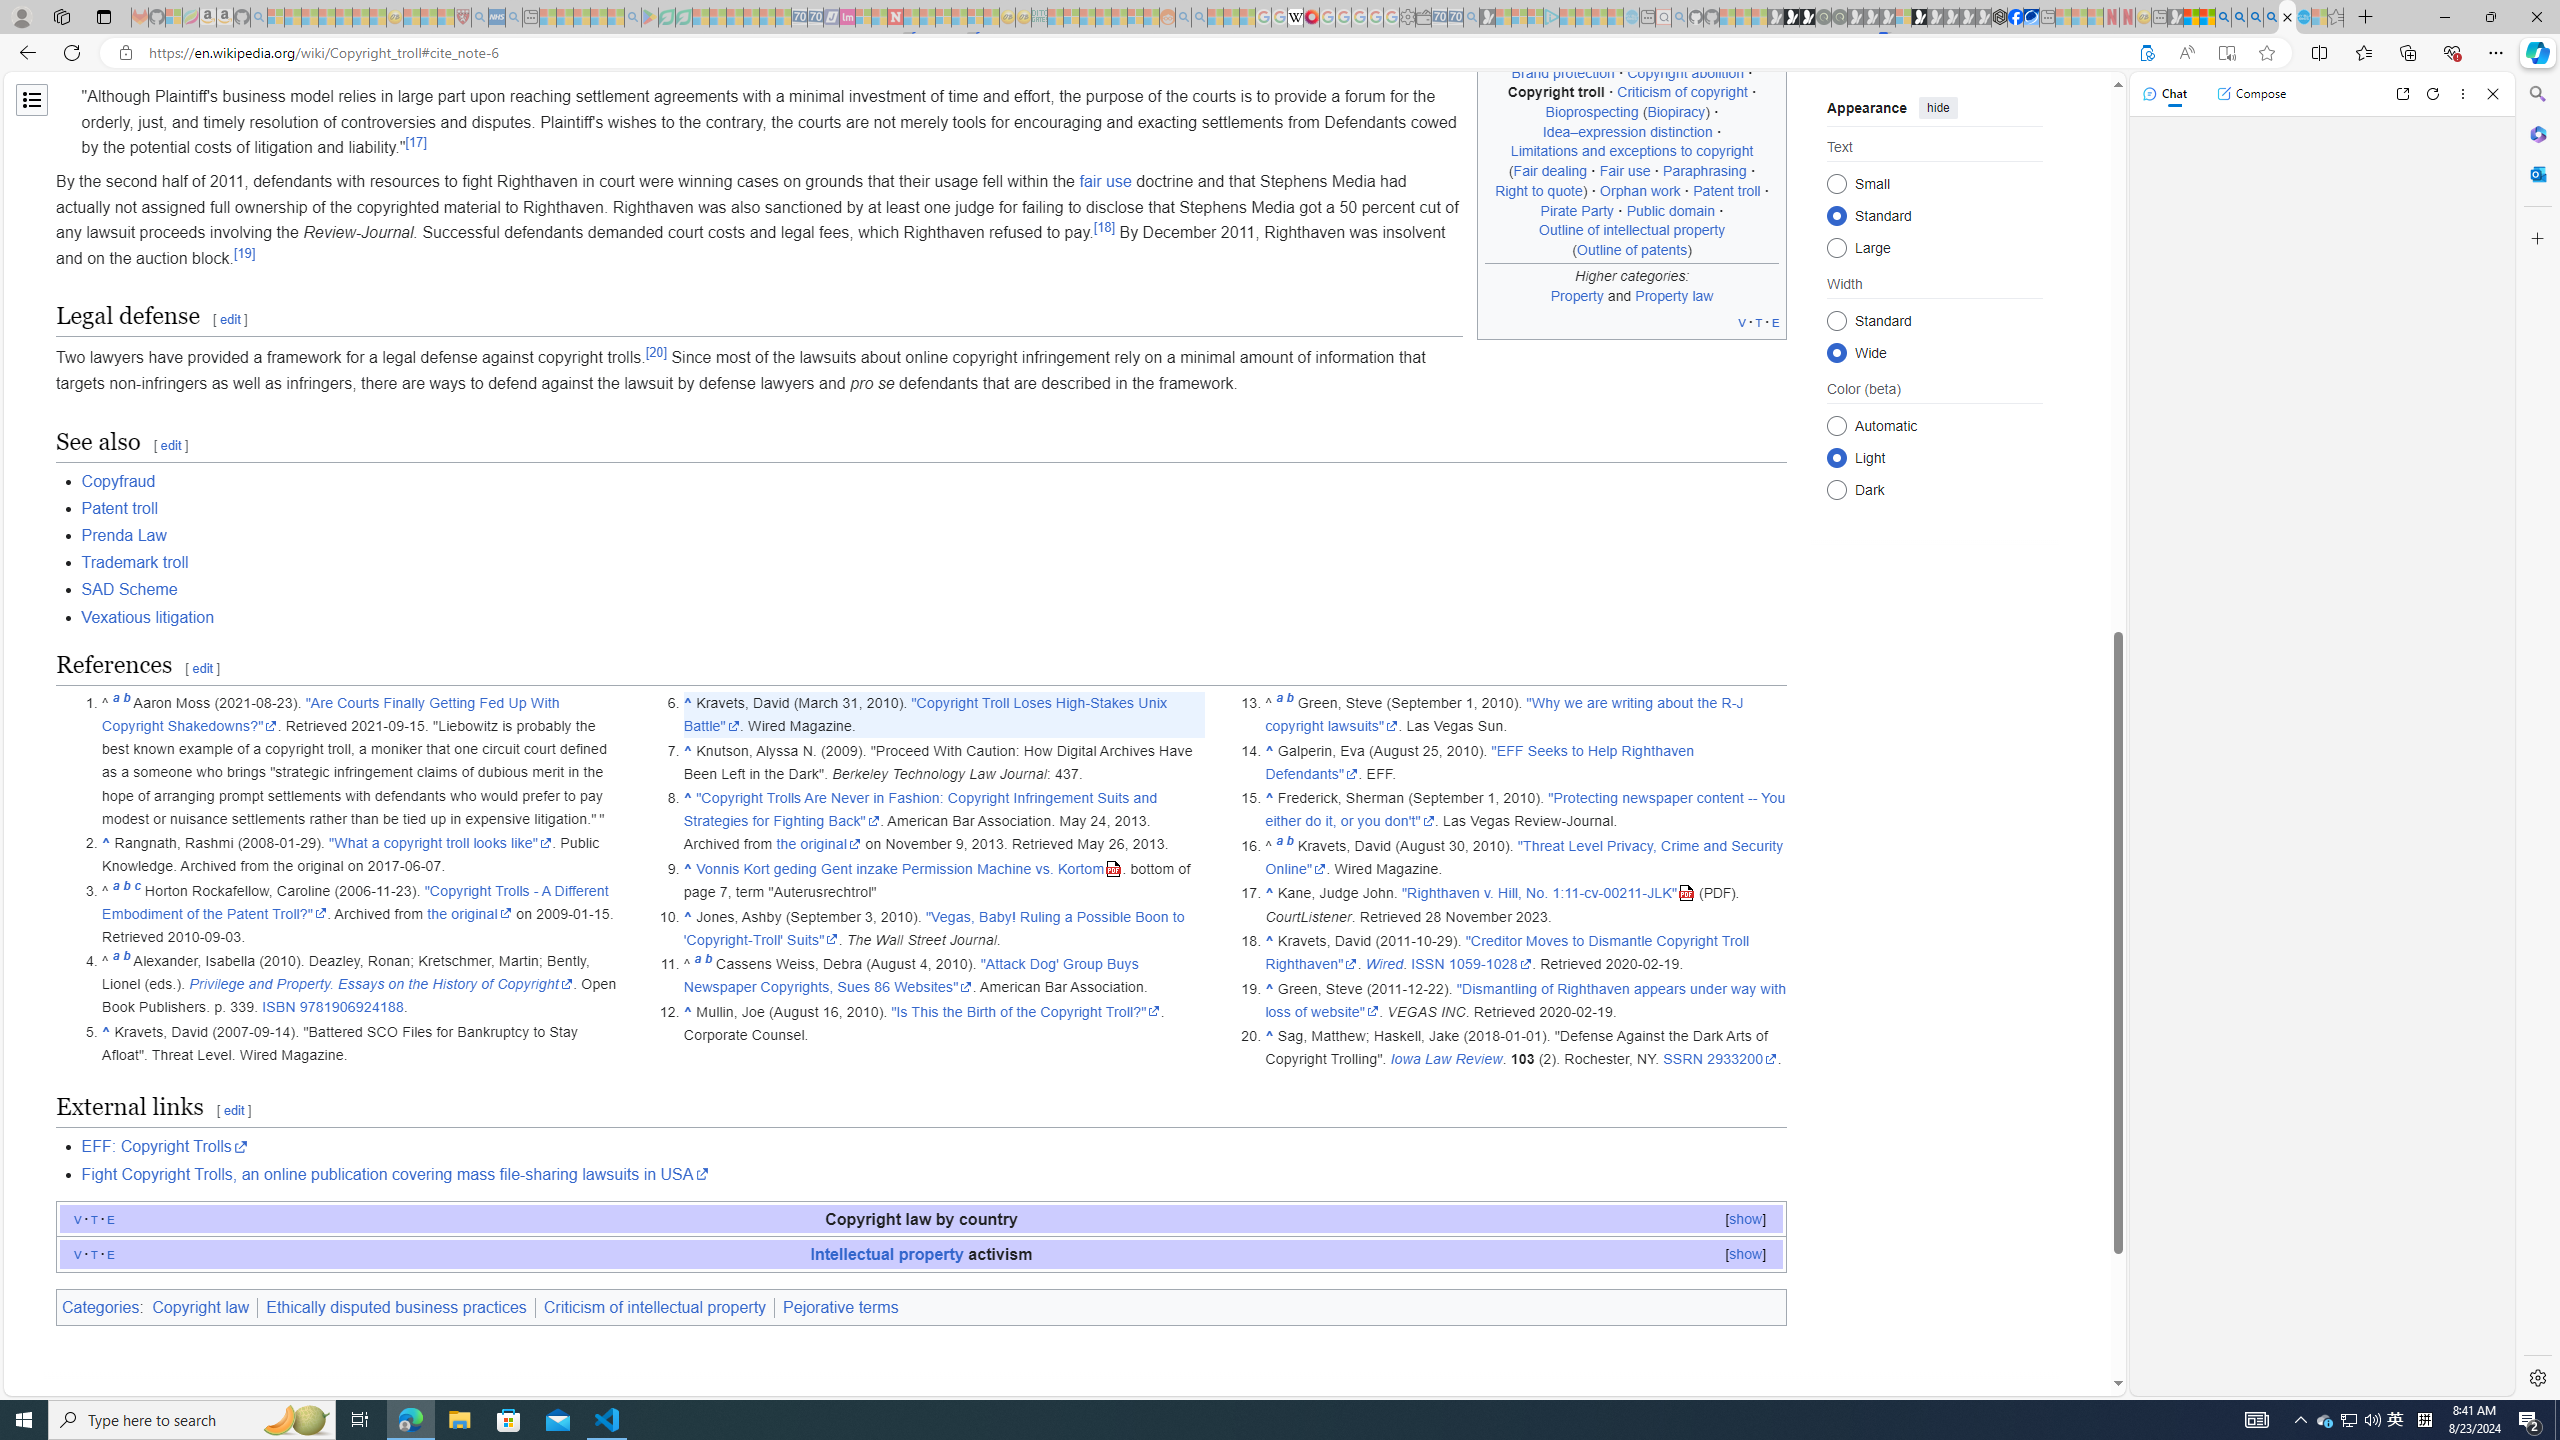 The image size is (2560, 1440). What do you see at coordinates (656, 352) in the screenshot?
I see `'[20]'` at bounding box center [656, 352].